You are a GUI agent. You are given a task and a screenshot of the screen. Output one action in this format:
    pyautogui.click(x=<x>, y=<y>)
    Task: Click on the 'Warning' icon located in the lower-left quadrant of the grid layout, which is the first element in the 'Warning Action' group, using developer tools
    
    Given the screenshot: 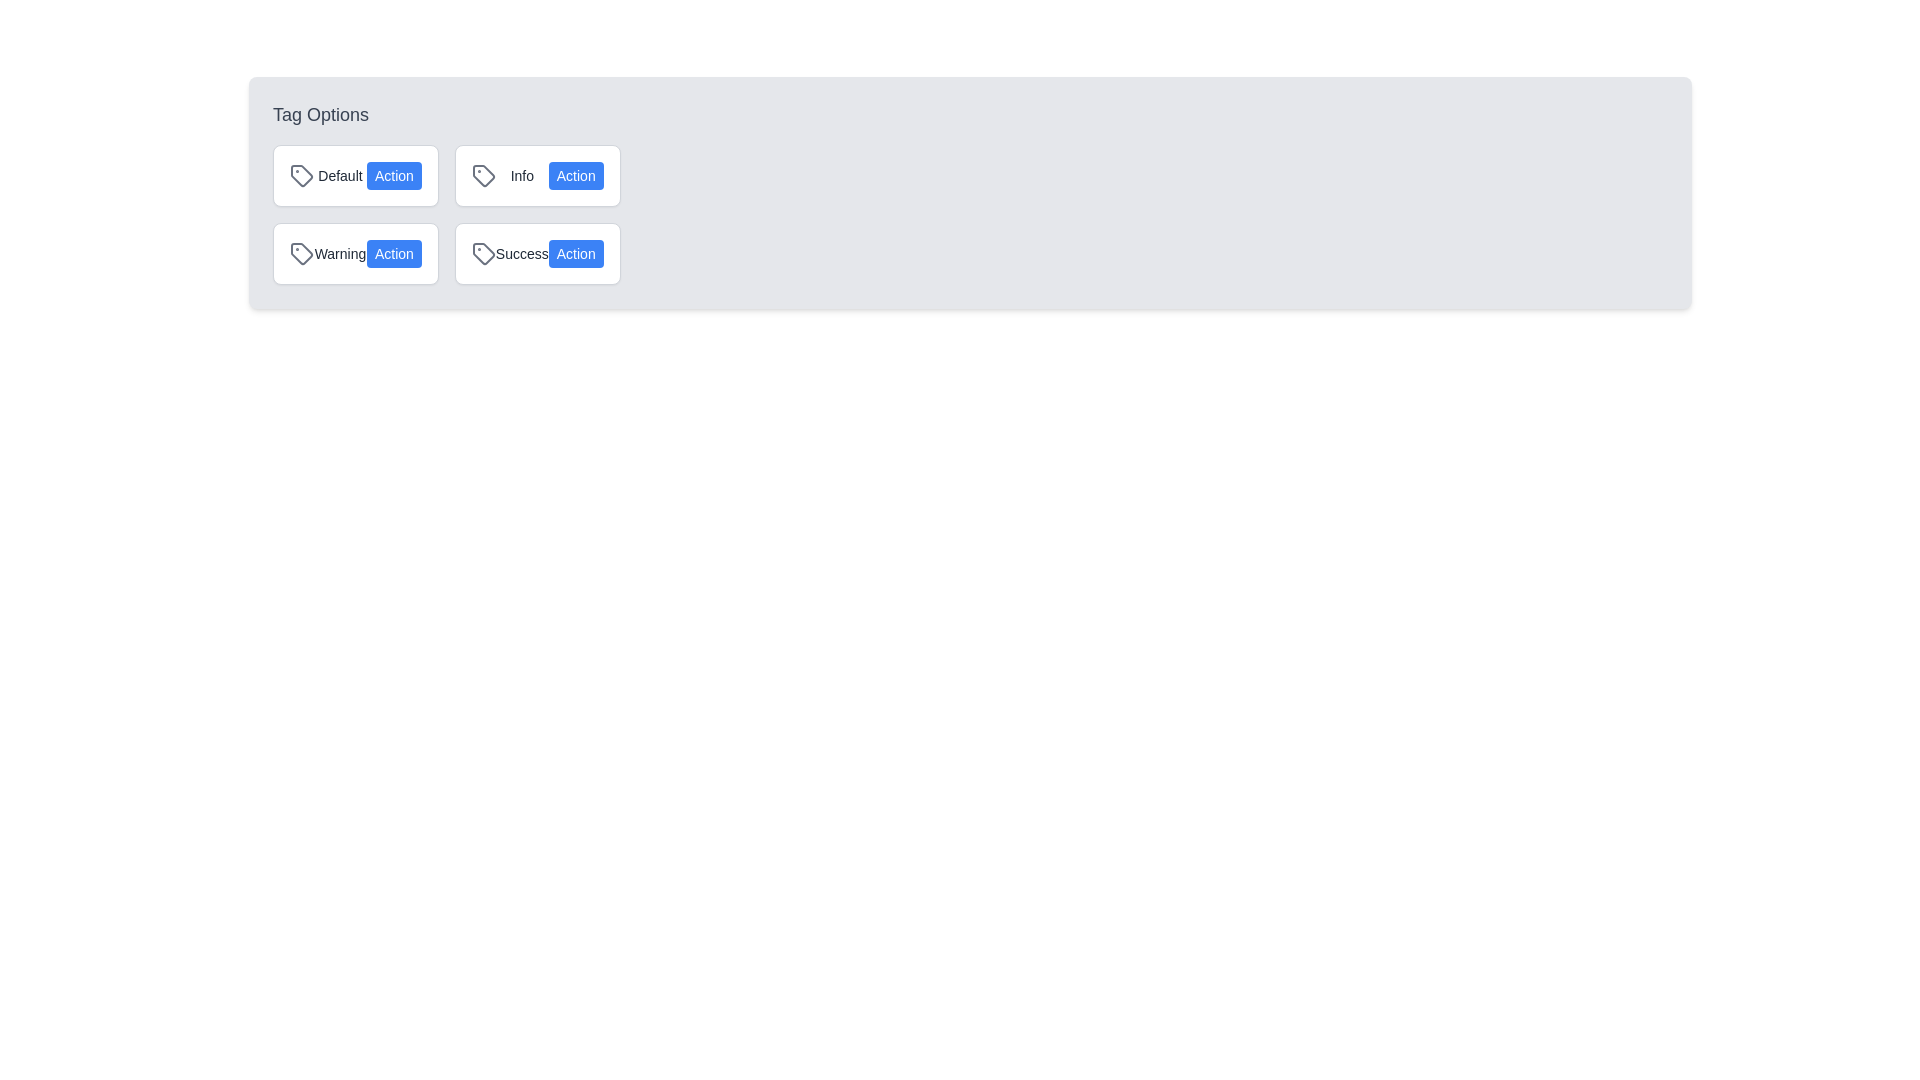 What is the action you would take?
    pyautogui.click(x=301, y=253)
    